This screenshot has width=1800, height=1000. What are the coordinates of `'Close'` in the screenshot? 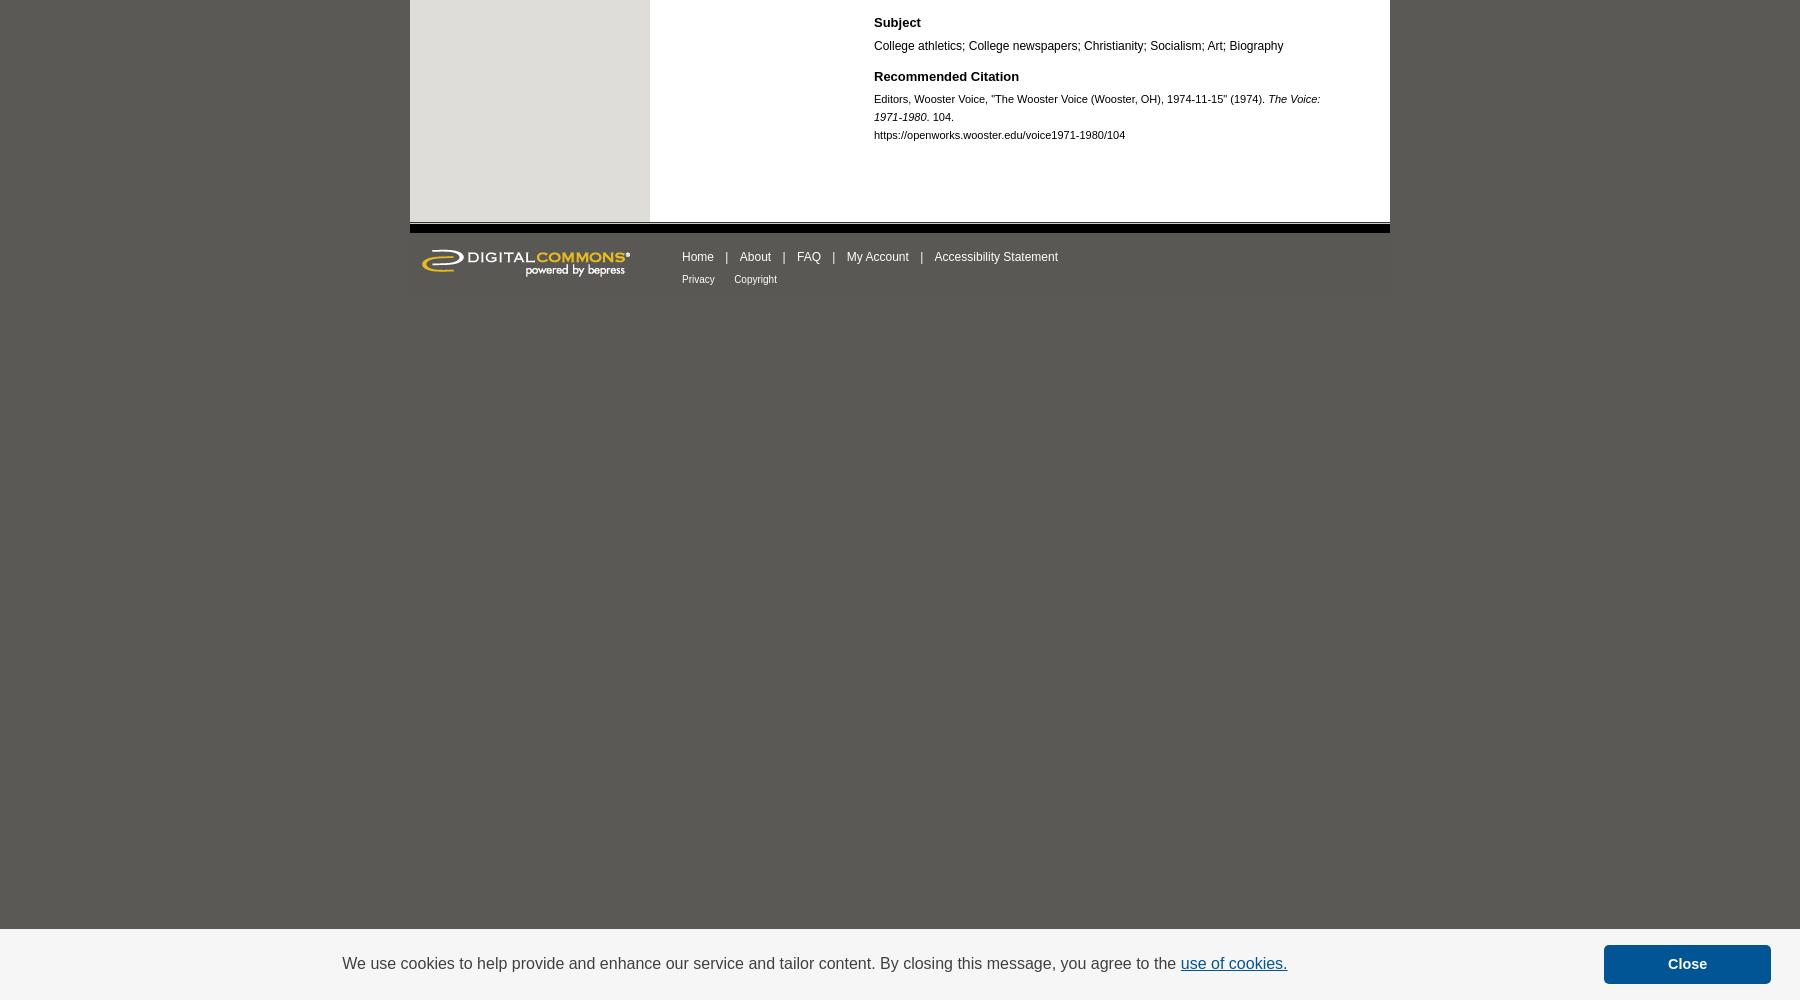 It's located at (1686, 963).